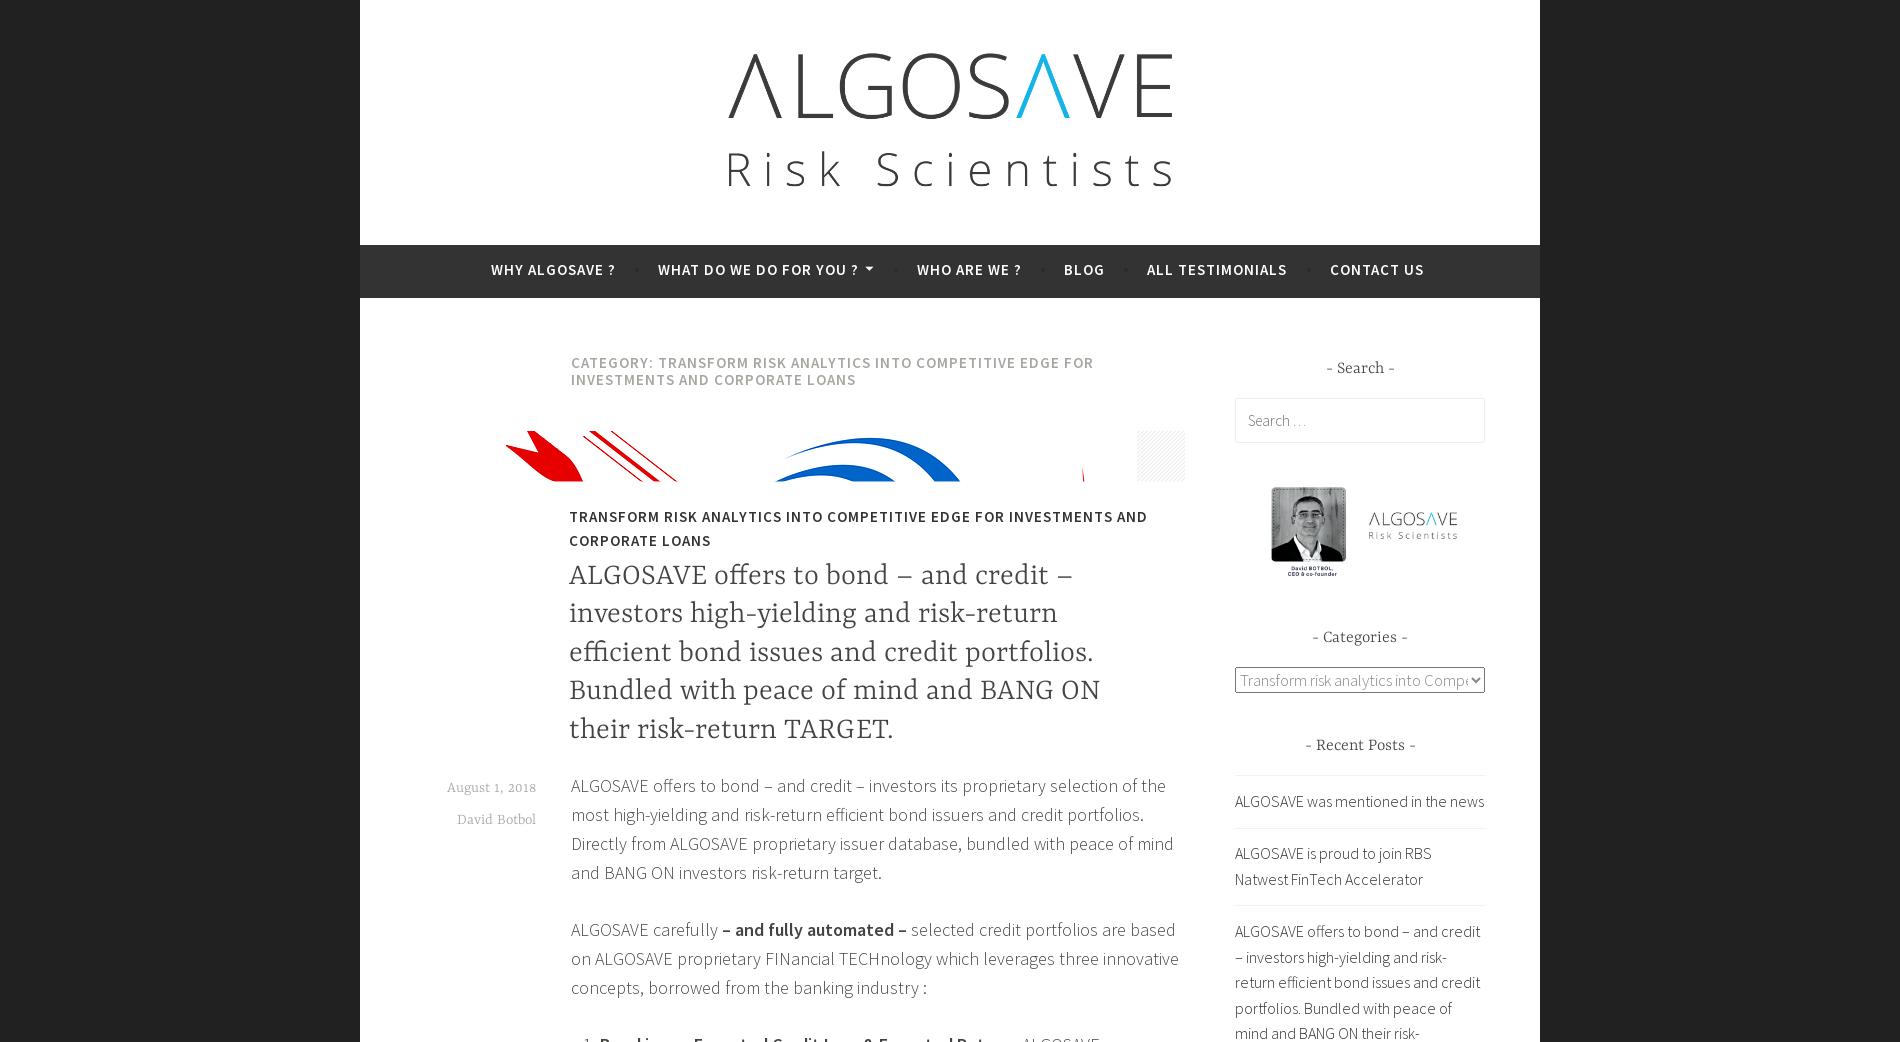  What do you see at coordinates (1358, 367) in the screenshot?
I see `'Search'` at bounding box center [1358, 367].